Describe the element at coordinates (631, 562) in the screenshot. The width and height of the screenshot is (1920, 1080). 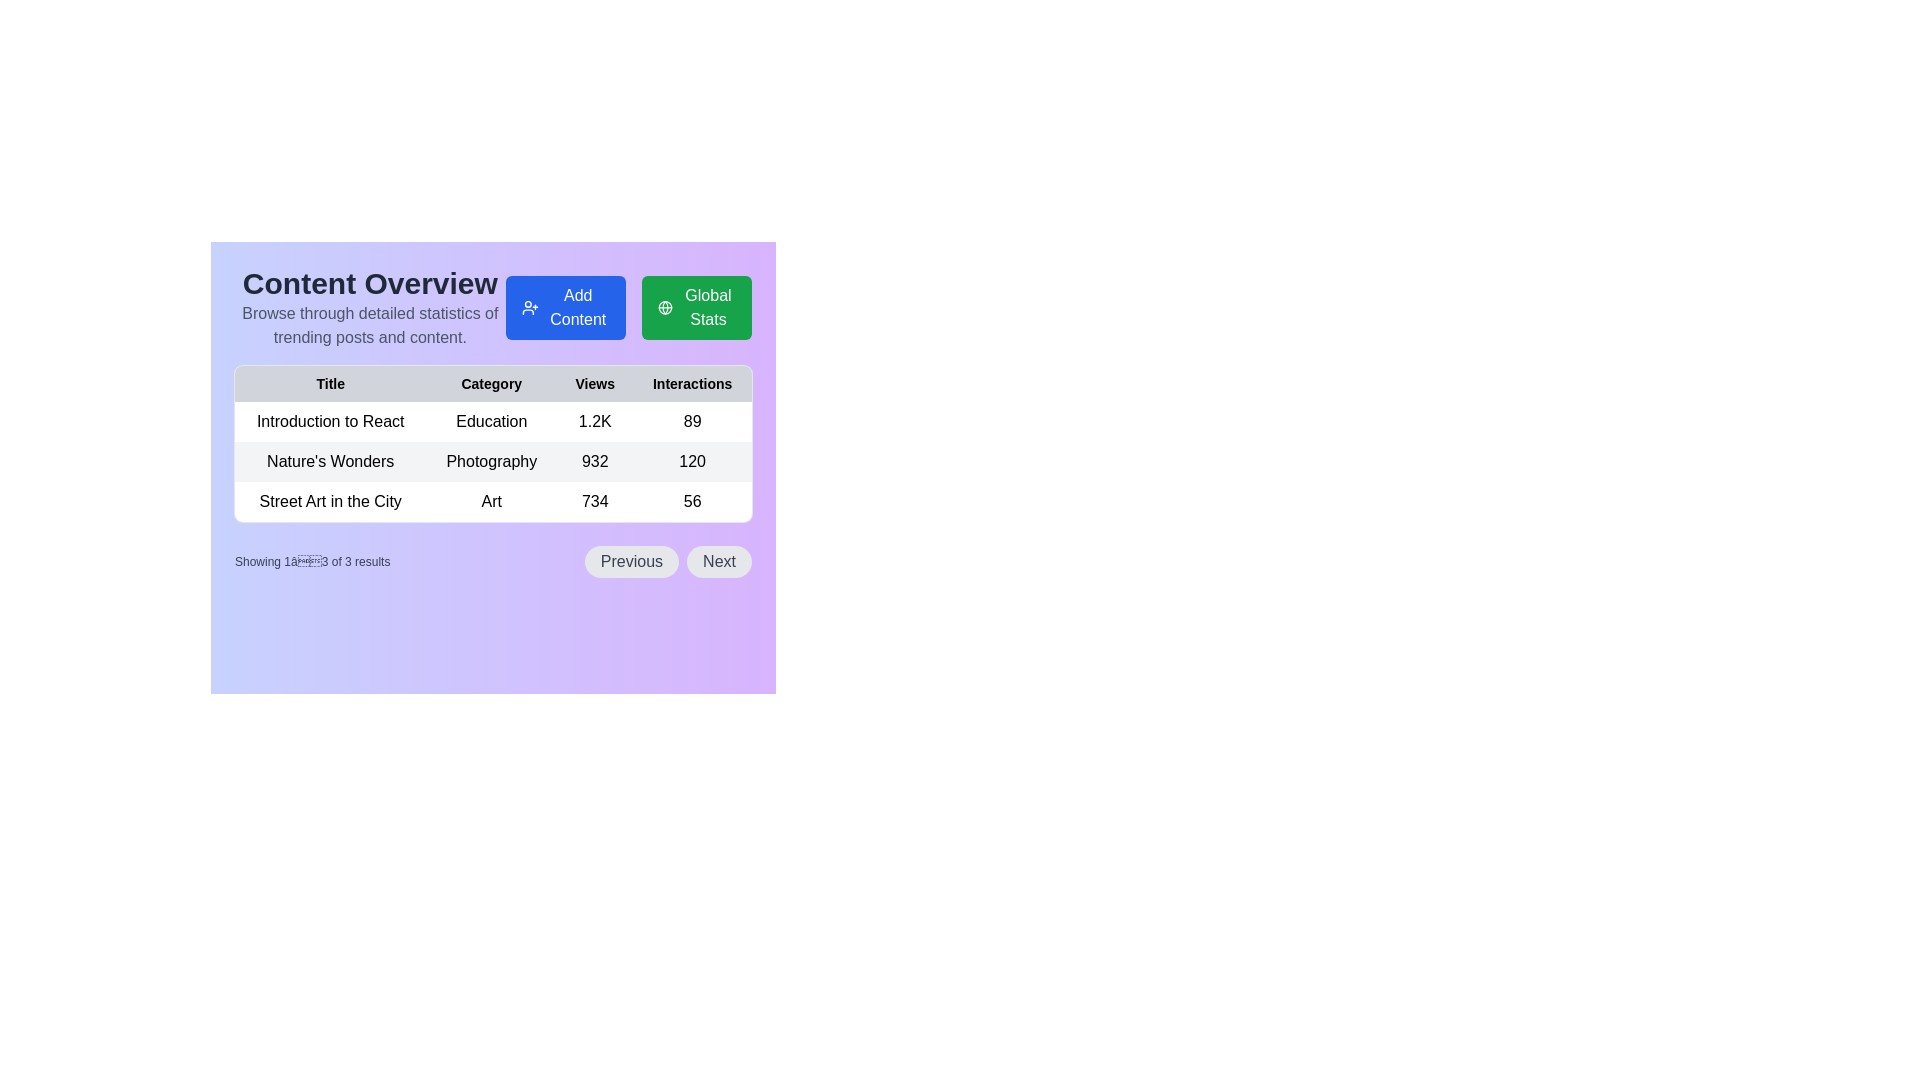
I see `the 'Previous' button, which is a rounded rectangular button with a light gray background and dark gray text, located at the bottom center of the interface` at that location.